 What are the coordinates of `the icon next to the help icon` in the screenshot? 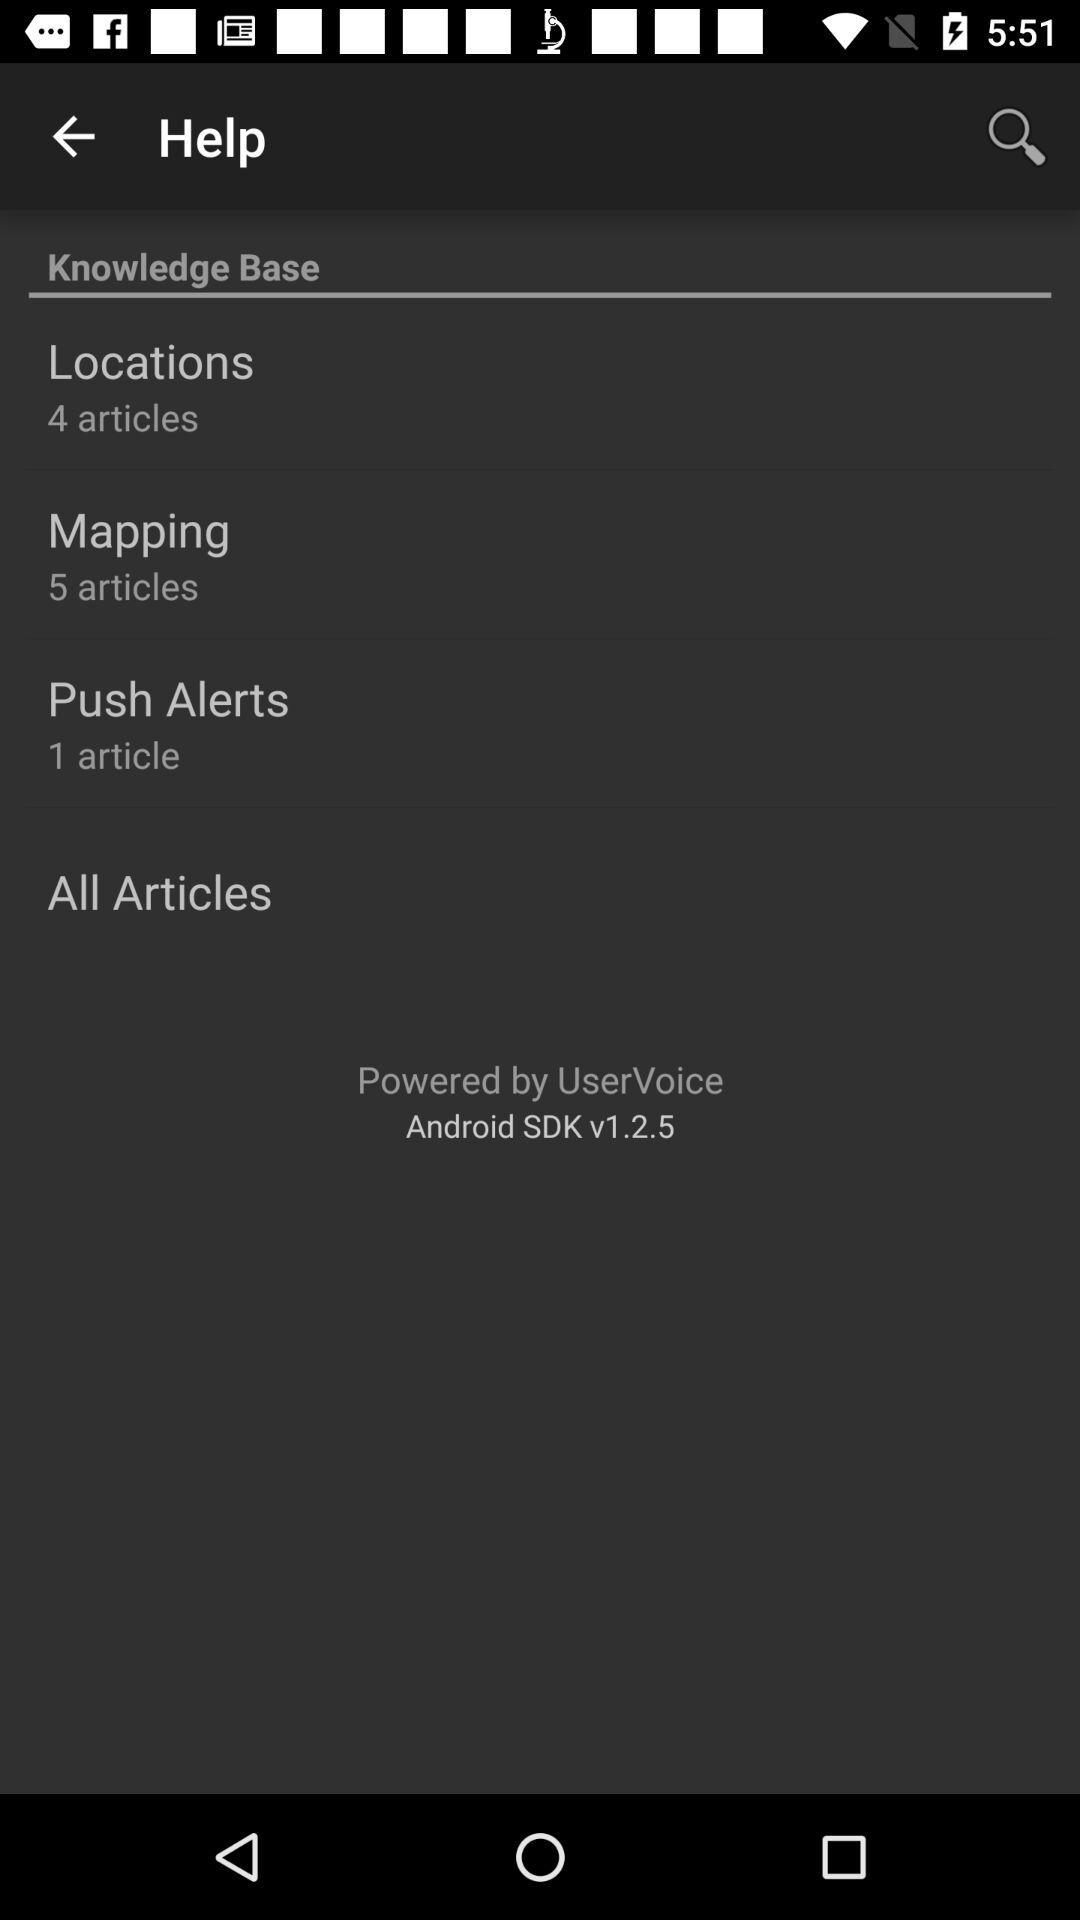 It's located at (72, 135).